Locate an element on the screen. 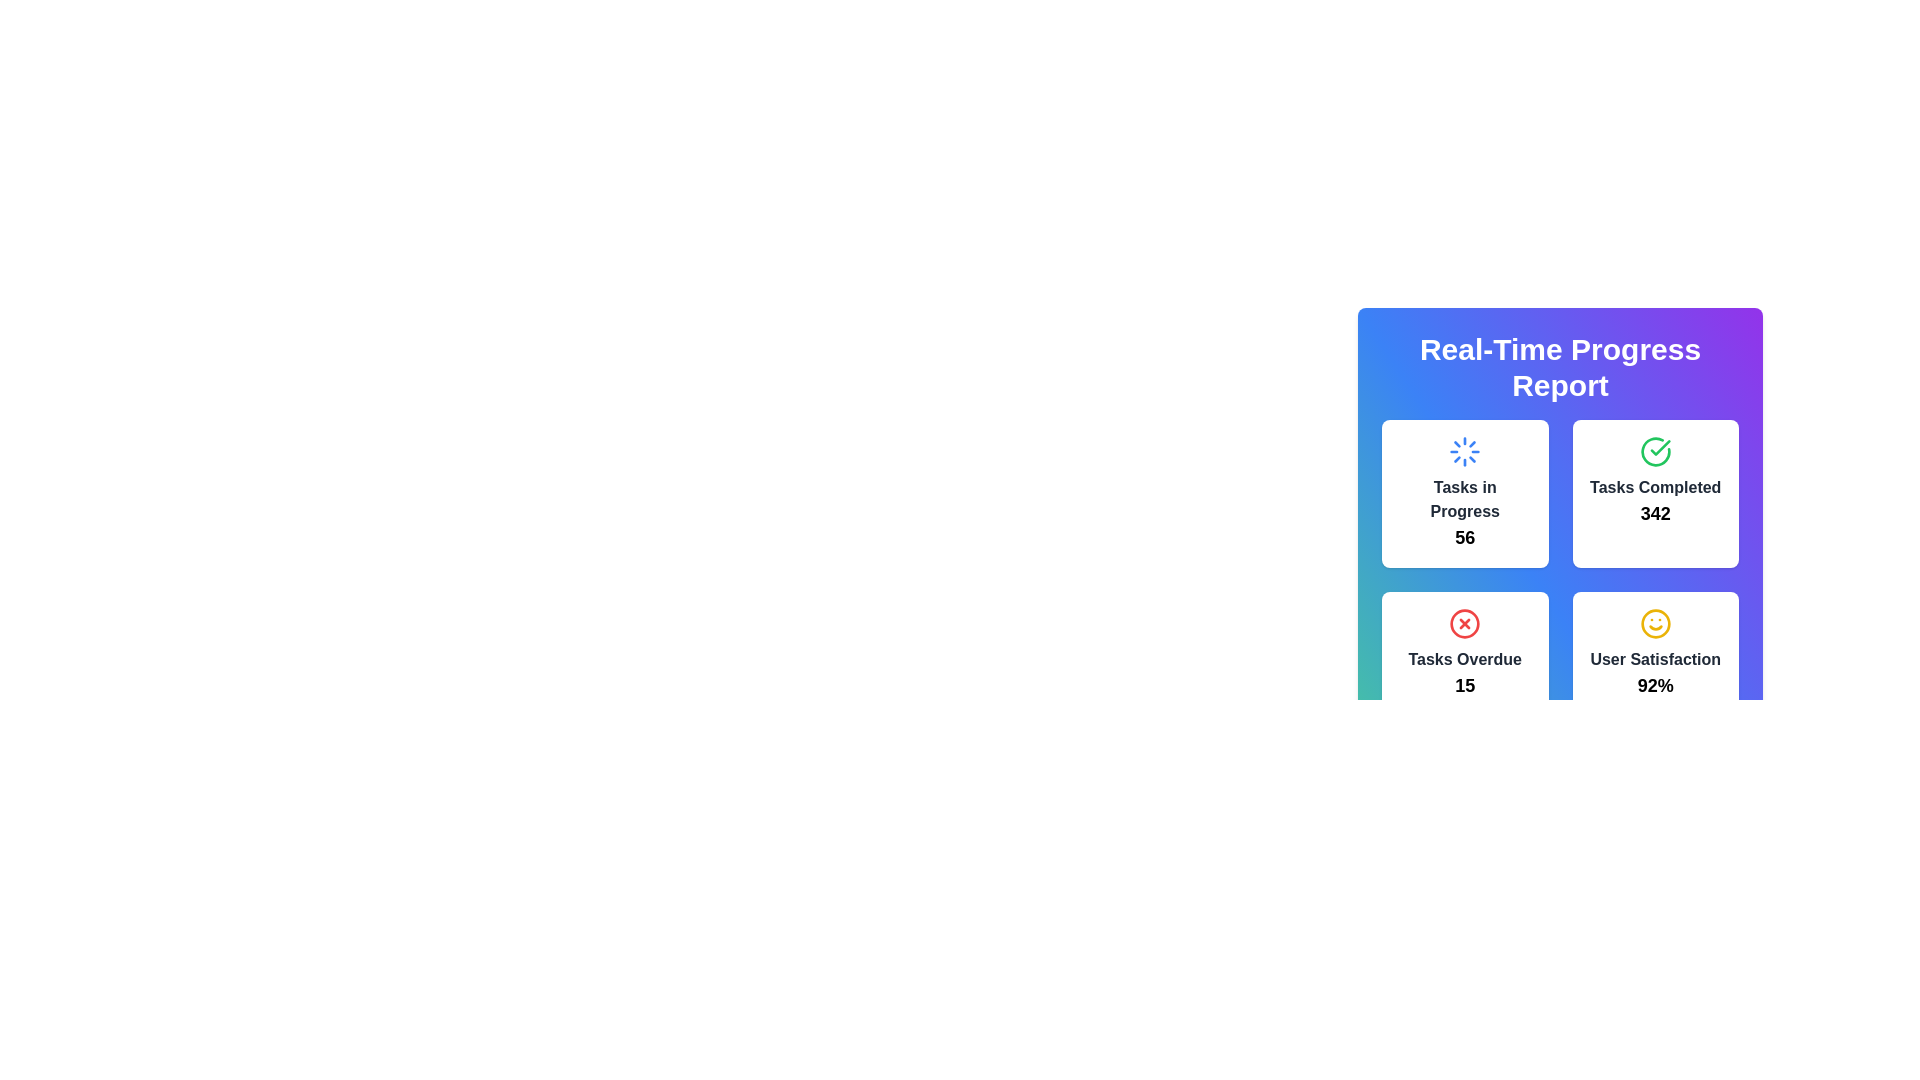  the Informational panel displaying the count of overdue tasks is located at coordinates (1465, 654).